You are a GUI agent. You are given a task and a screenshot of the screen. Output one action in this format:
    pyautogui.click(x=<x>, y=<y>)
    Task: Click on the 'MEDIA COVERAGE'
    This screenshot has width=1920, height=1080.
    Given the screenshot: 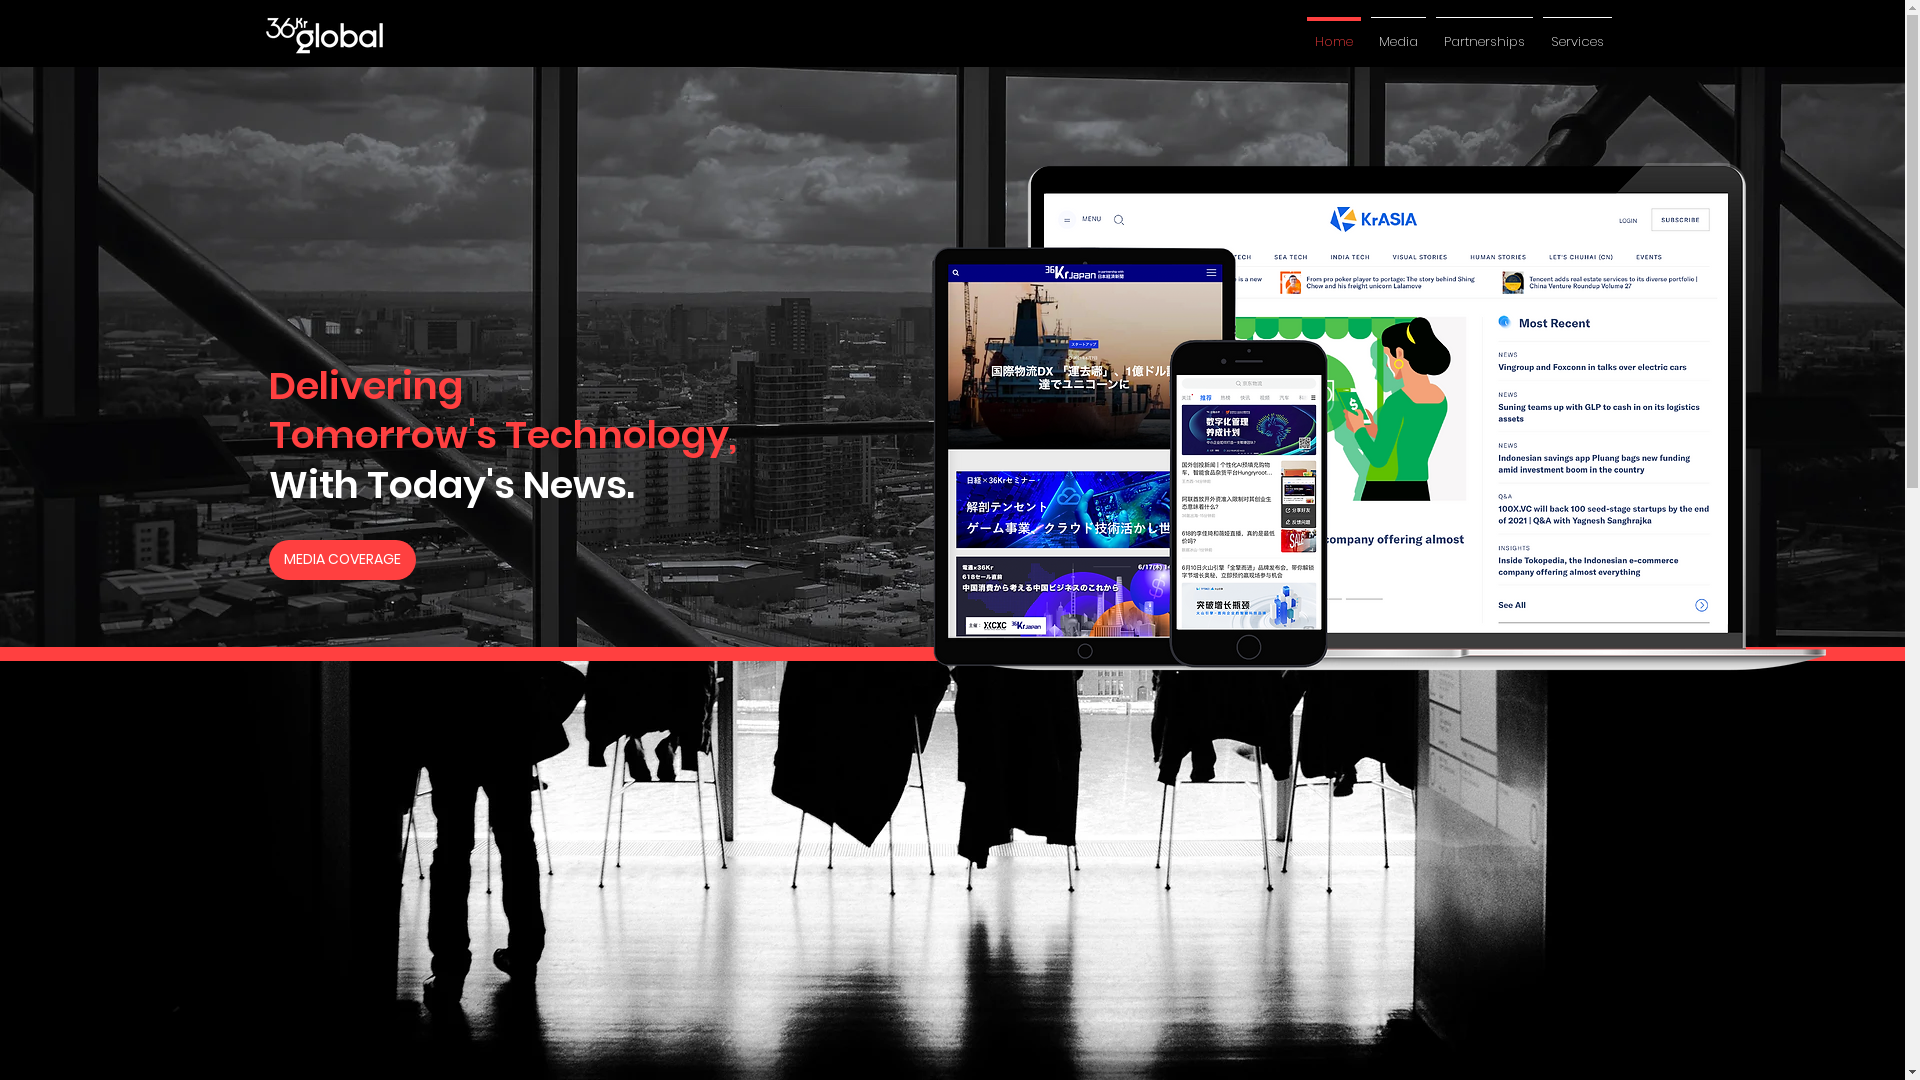 What is the action you would take?
    pyautogui.click(x=342, y=559)
    